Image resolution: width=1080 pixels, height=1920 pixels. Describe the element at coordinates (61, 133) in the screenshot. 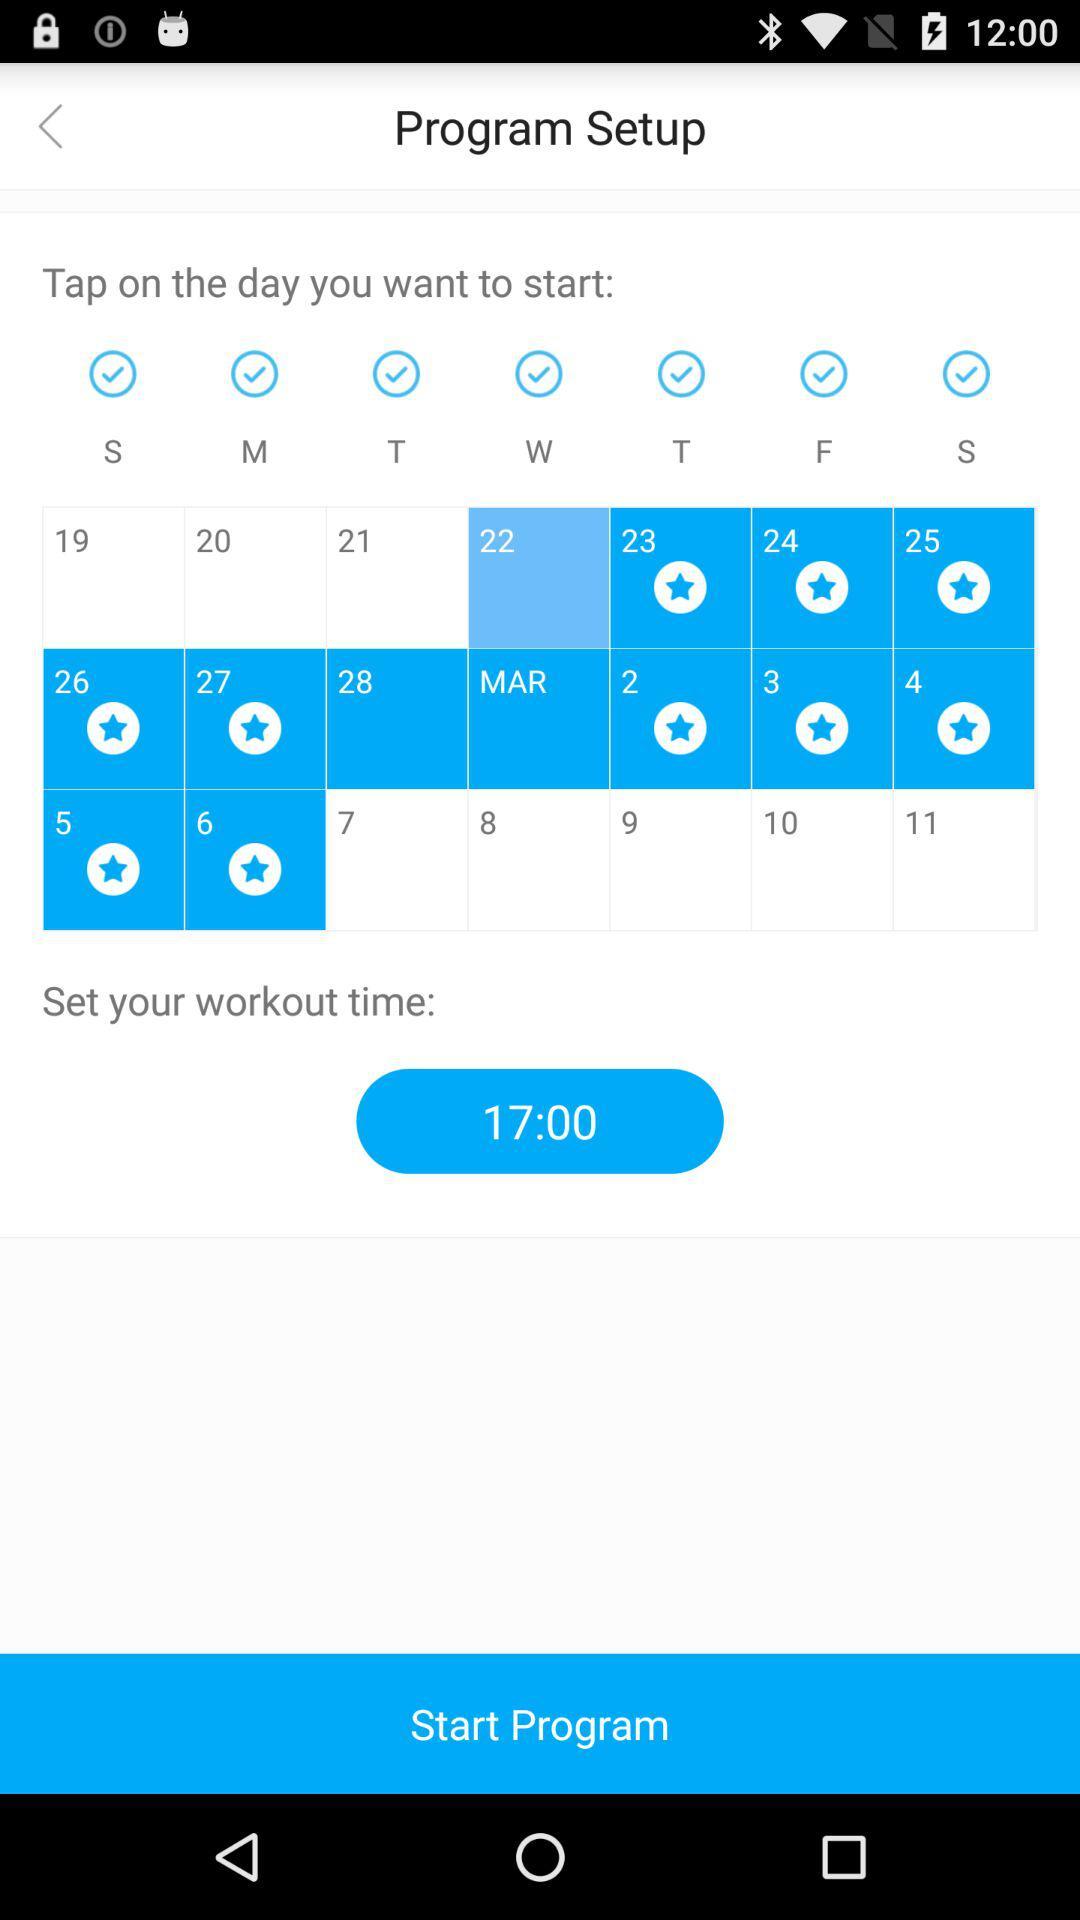

I see `the arrow_backward icon` at that location.